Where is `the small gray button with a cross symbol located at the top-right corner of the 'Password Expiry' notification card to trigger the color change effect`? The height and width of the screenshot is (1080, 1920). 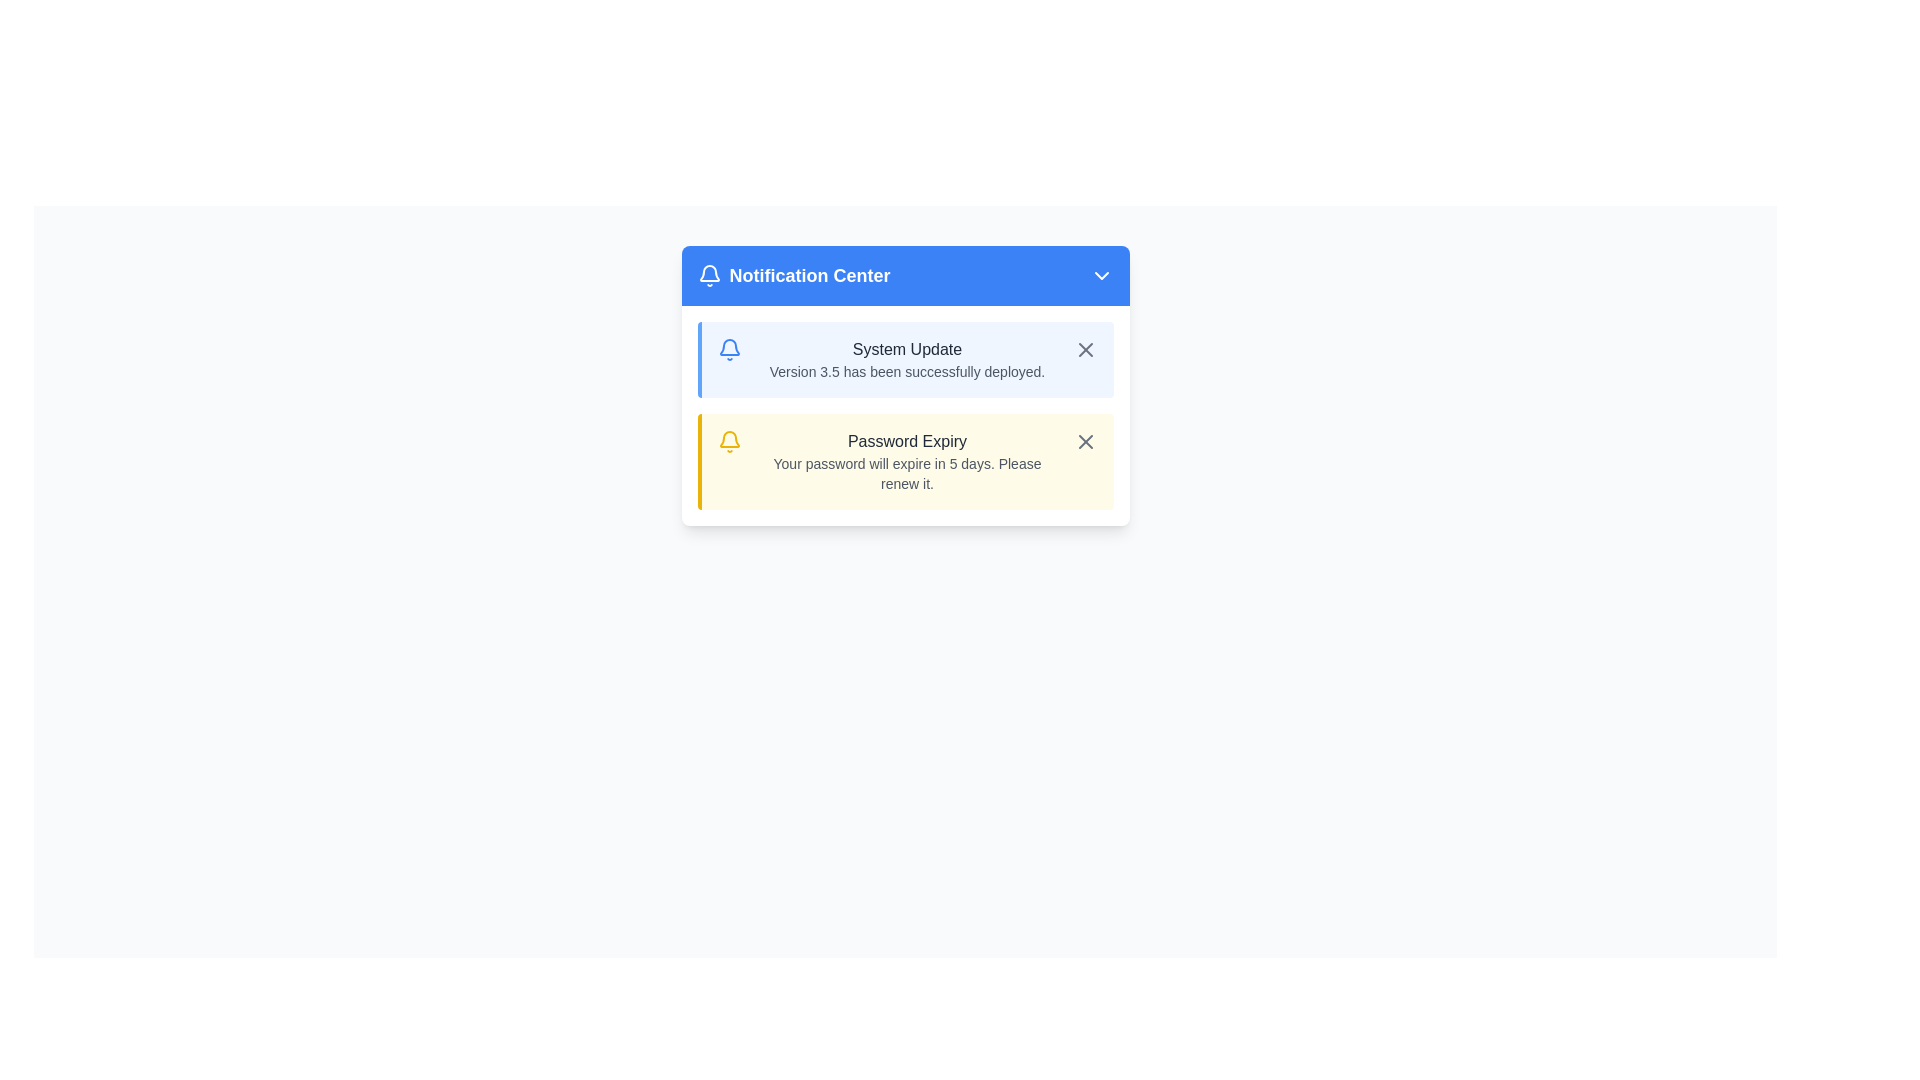 the small gray button with a cross symbol located at the top-right corner of the 'Password Expiry' notification card to trigger the color change effect is located at coordinates (1084, 441).